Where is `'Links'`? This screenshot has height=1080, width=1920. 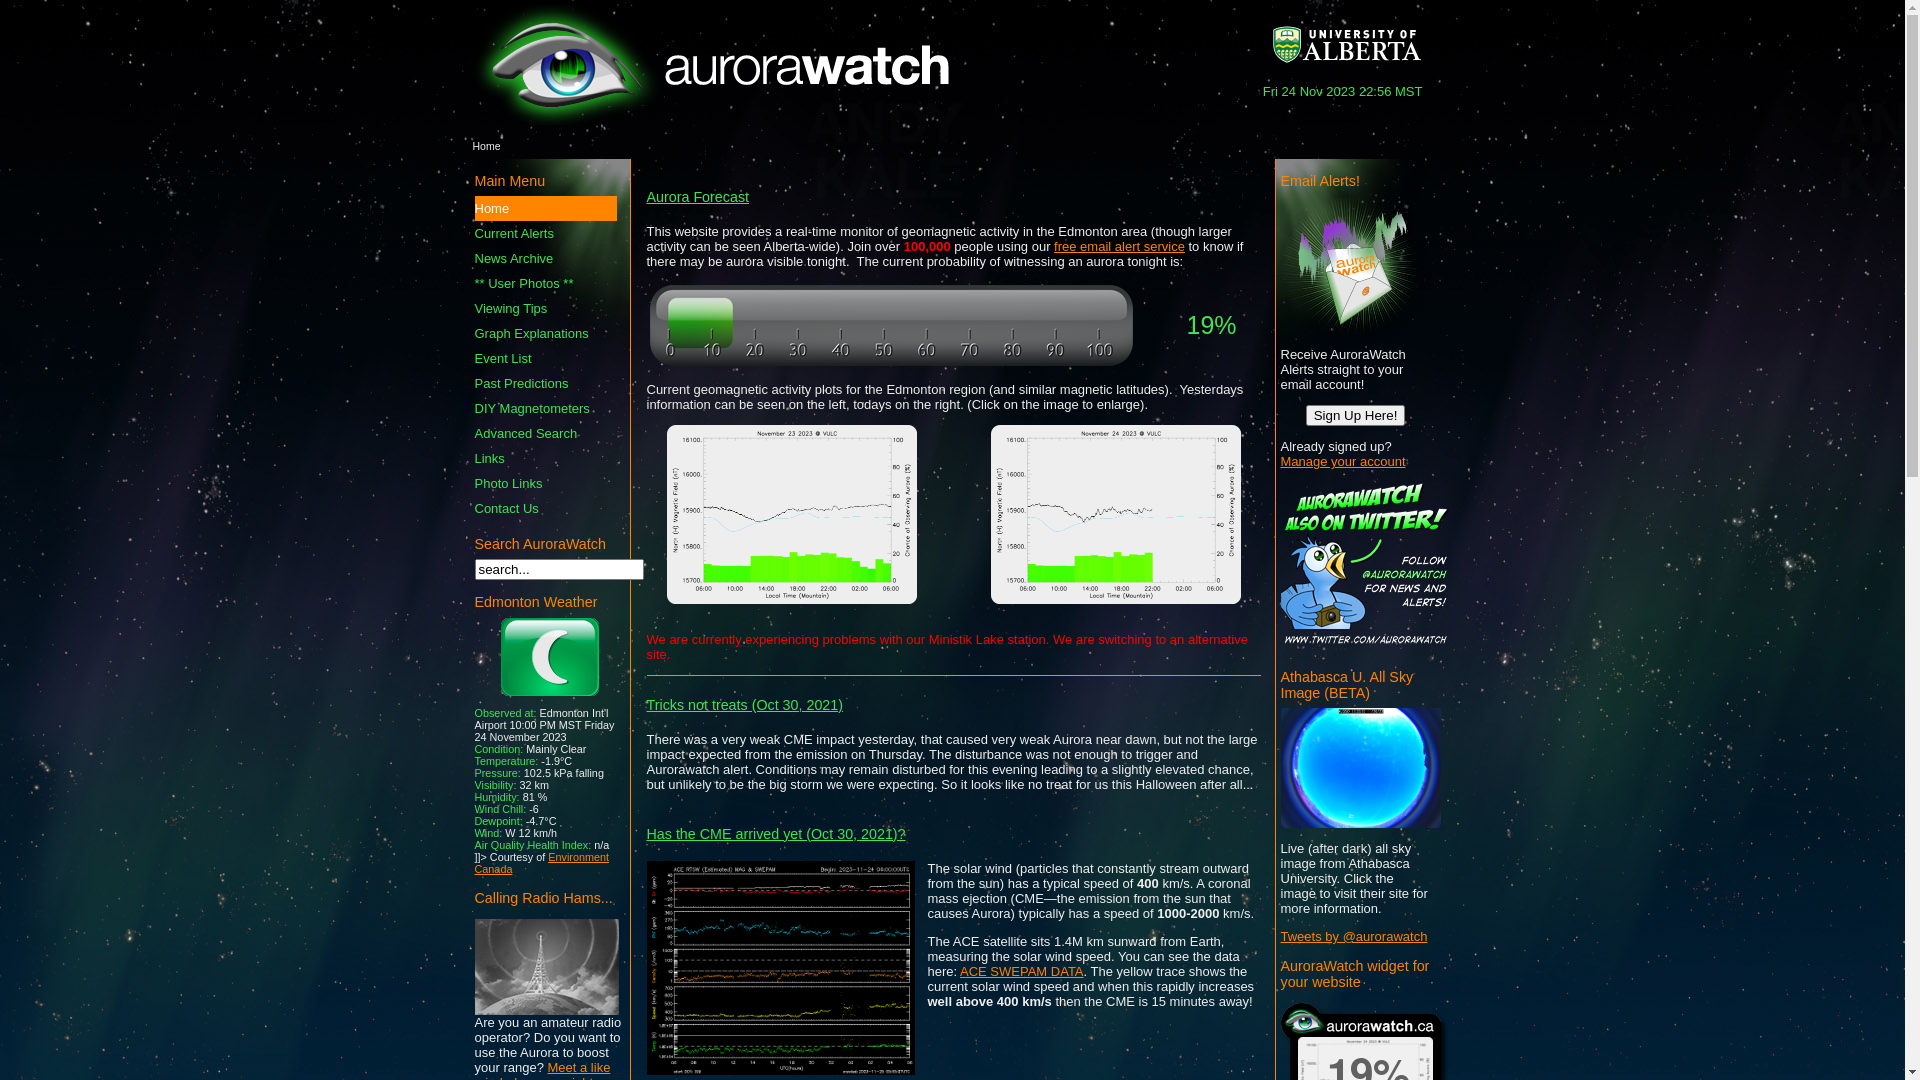
'Links' is located at coordinates (545, 458).